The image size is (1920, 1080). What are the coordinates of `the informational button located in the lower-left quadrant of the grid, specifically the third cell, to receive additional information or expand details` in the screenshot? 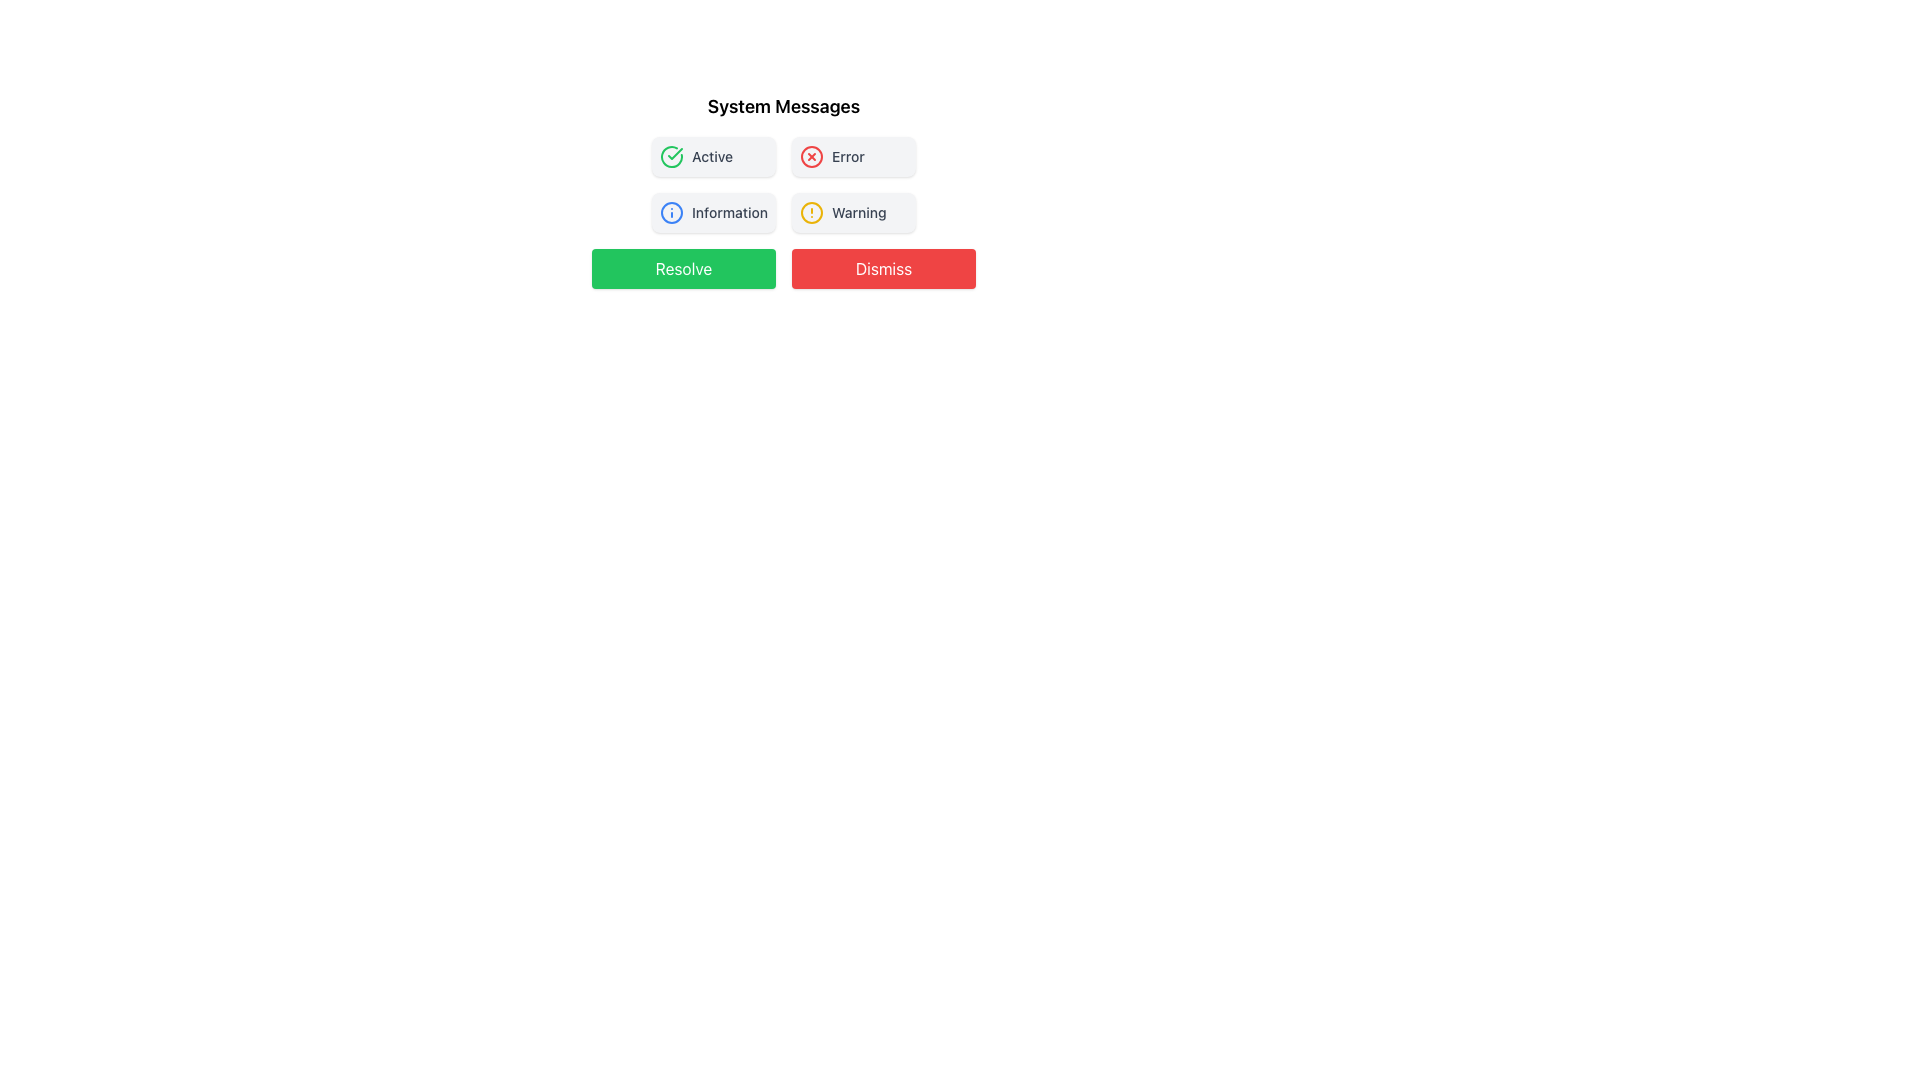 It's located at (714, 212).